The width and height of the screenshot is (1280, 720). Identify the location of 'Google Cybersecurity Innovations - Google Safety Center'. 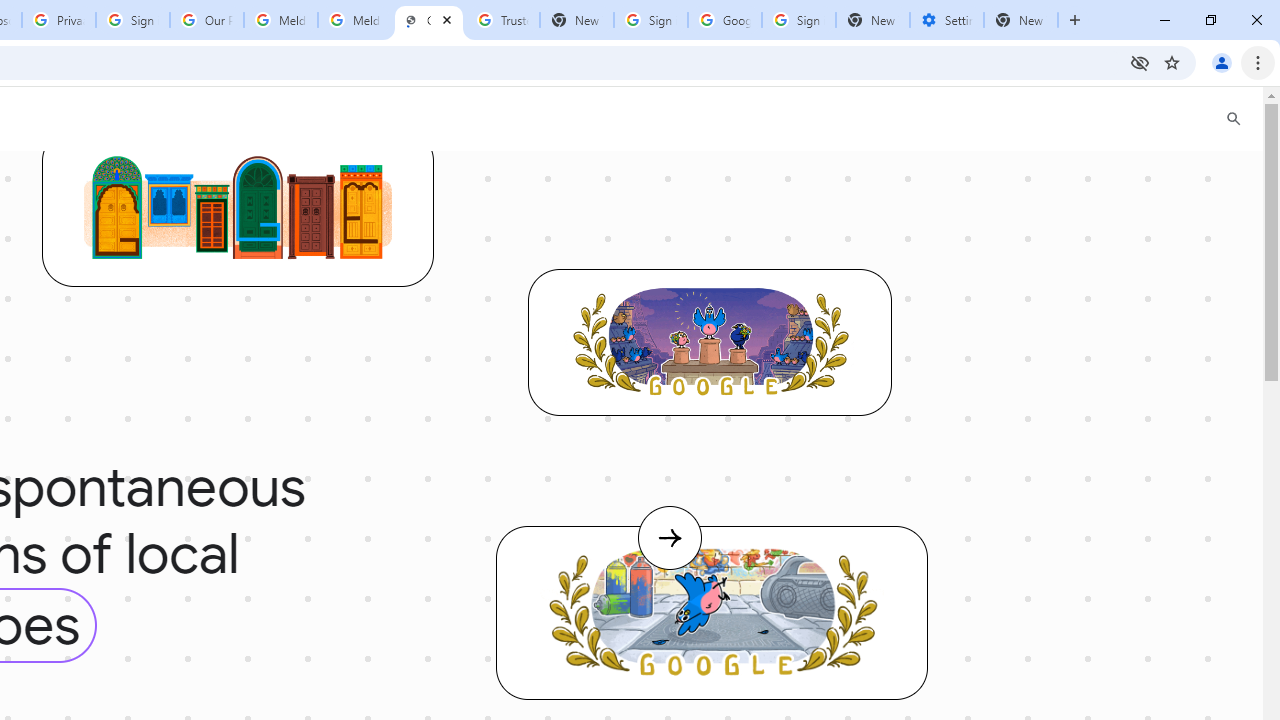
(723, 20).